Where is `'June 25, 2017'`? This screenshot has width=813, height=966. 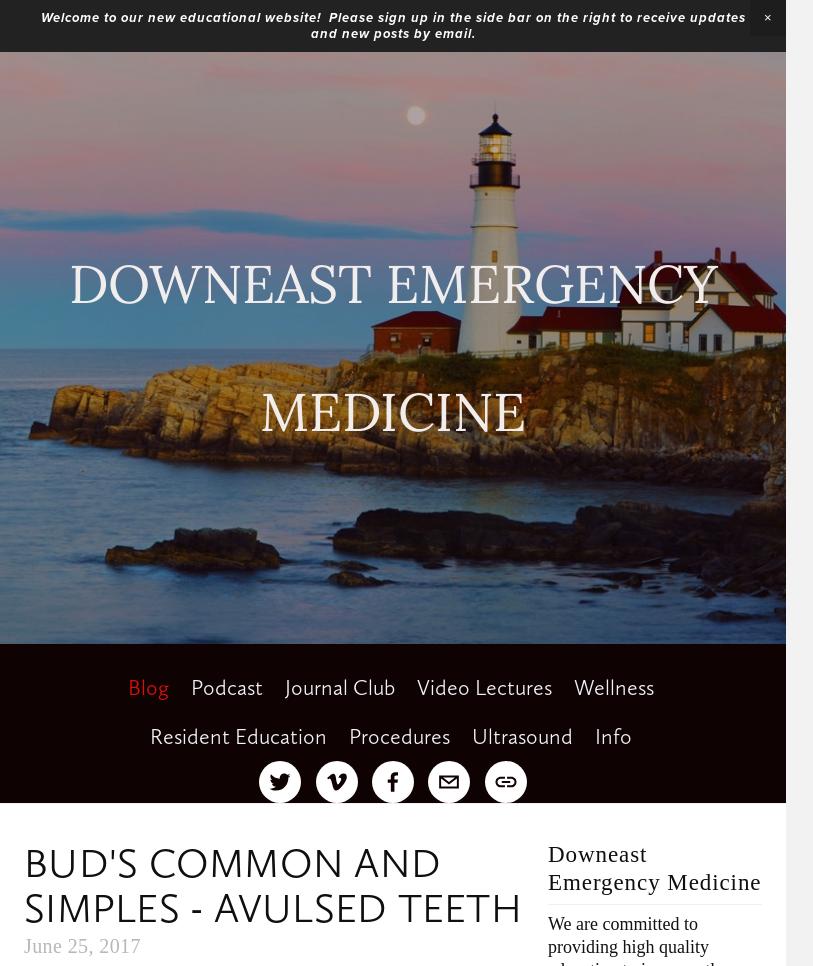 'June 25, 2017' is located at coordinates (22, 945).